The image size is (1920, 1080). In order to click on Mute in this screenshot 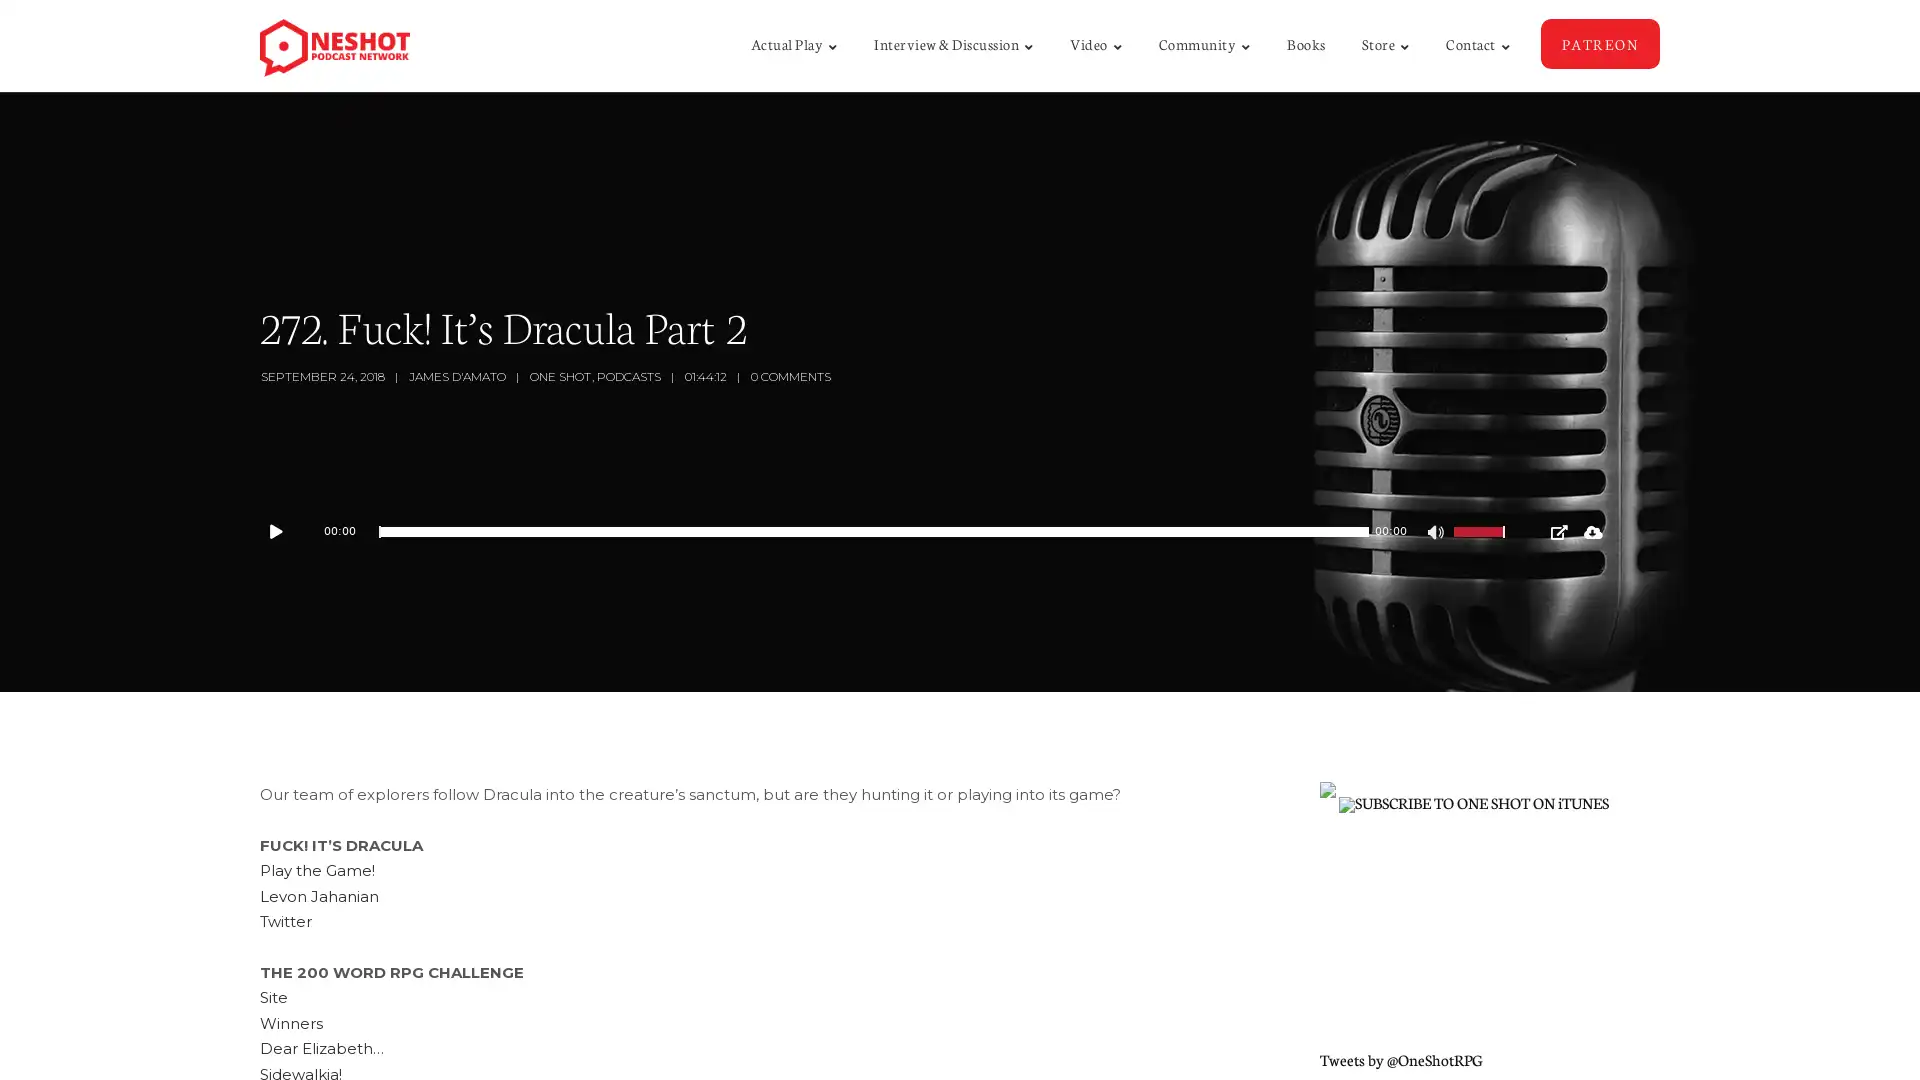, I will do `click(1437, 534)`.